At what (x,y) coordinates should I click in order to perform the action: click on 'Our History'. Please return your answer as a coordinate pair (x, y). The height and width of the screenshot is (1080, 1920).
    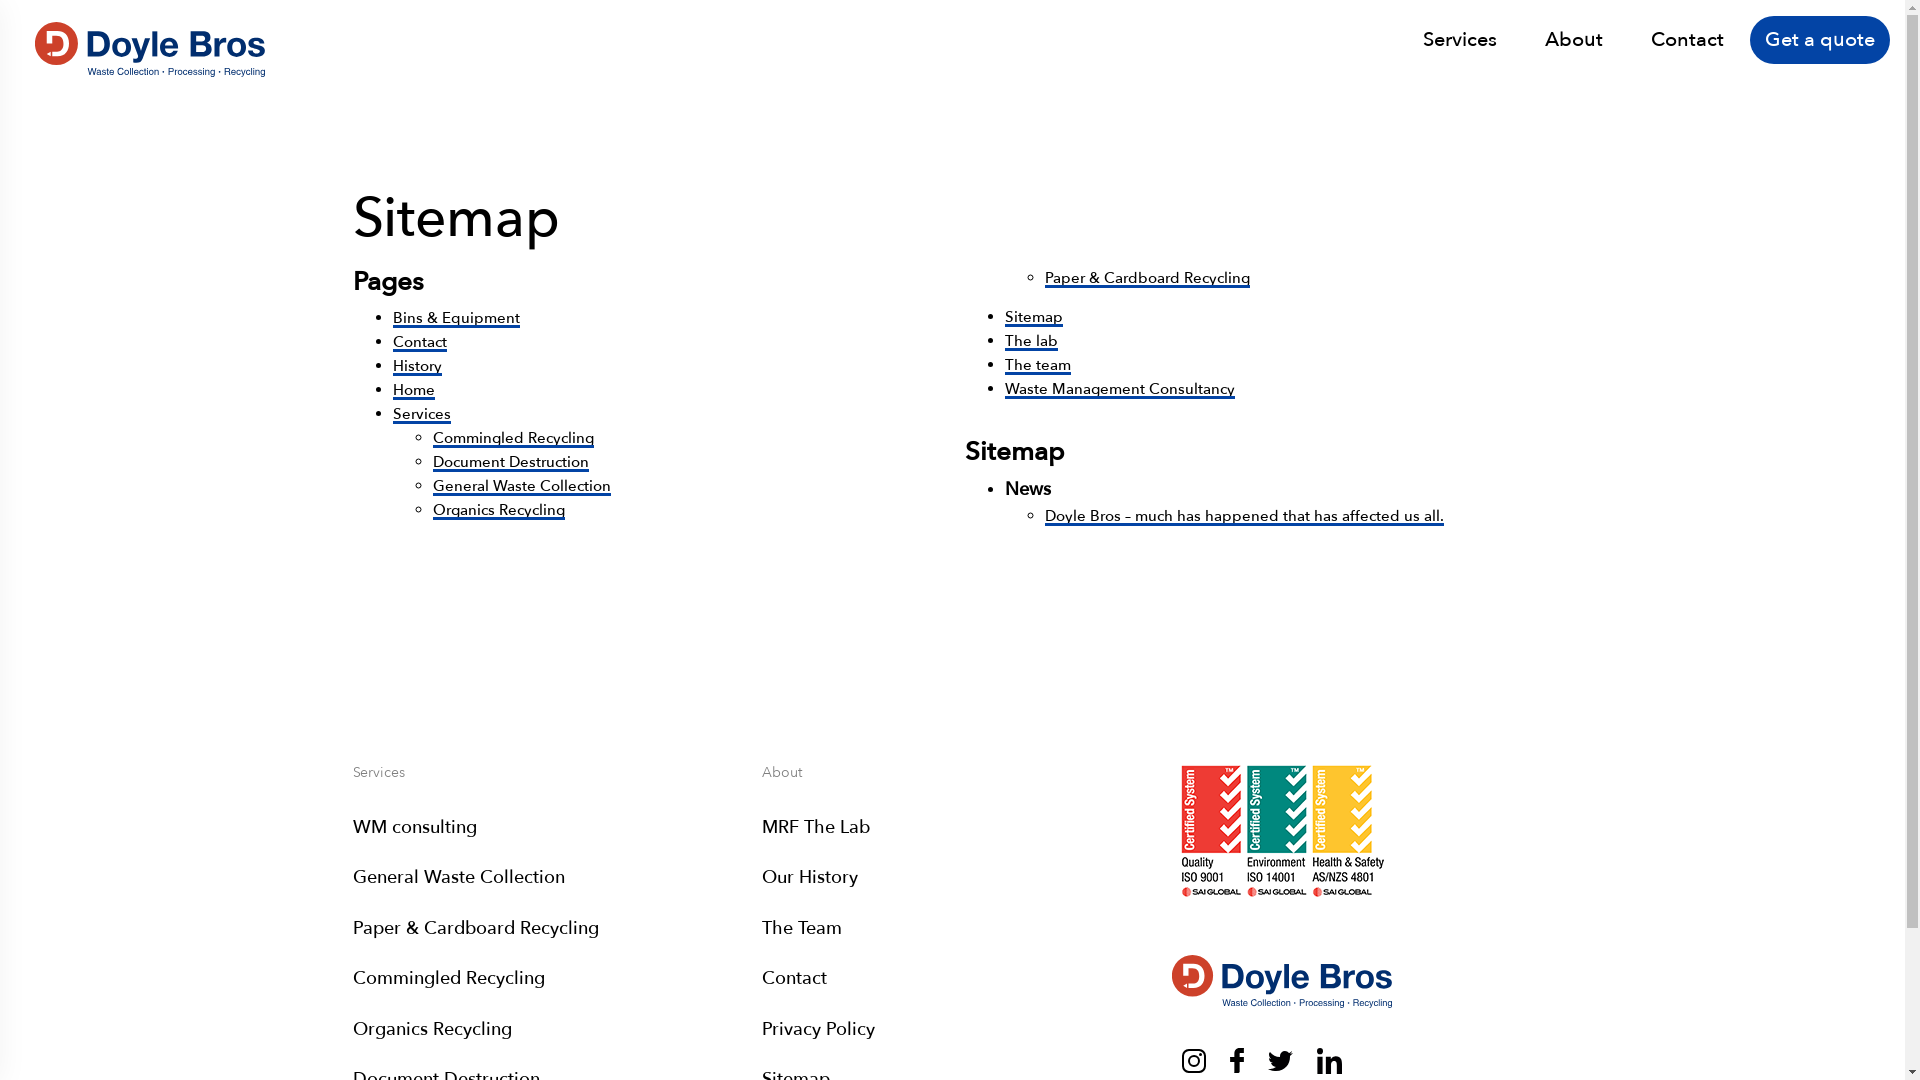
    Looking at the image, I should click on (810, 876).